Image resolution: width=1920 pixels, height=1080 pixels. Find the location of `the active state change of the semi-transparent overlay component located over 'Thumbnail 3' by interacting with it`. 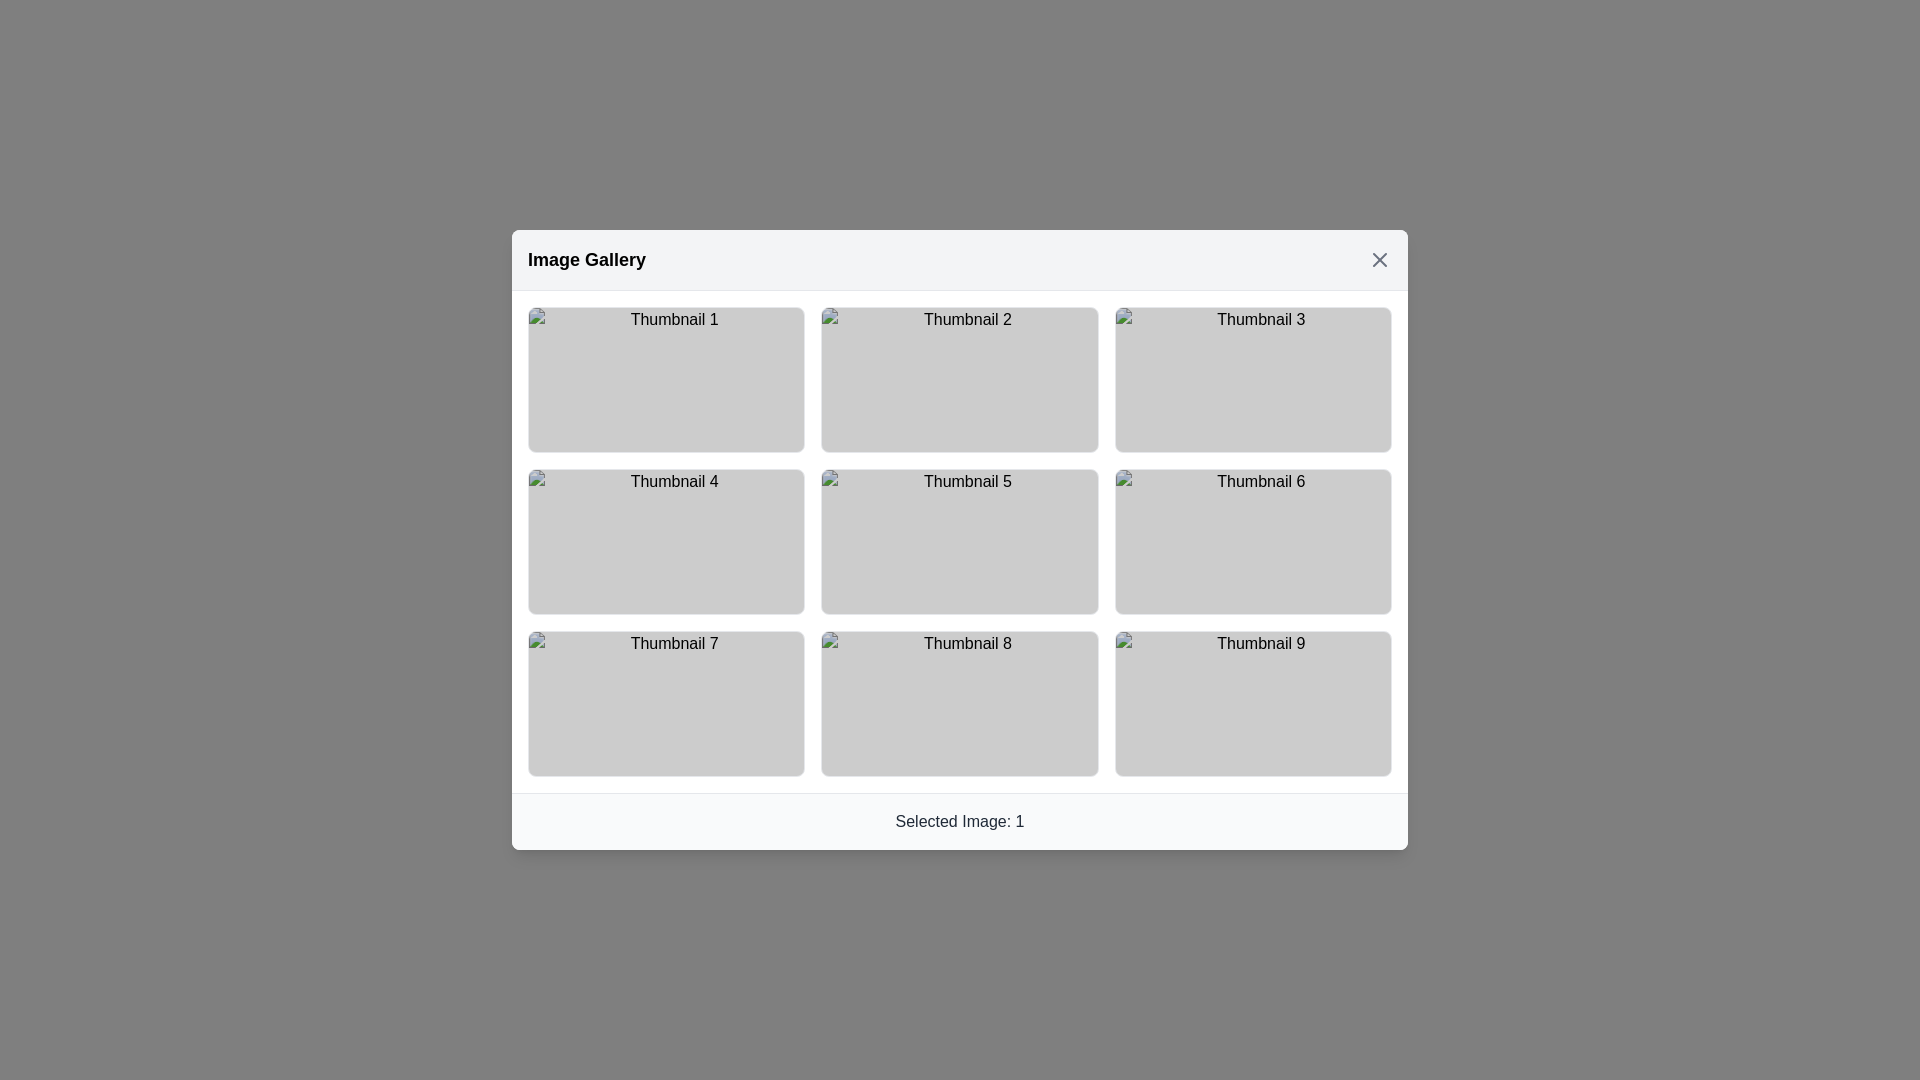

the active state change of the semi-transparent overlay component located over 'Thumbnail 3' by interacting with it is located at coordinates (1252, 380).